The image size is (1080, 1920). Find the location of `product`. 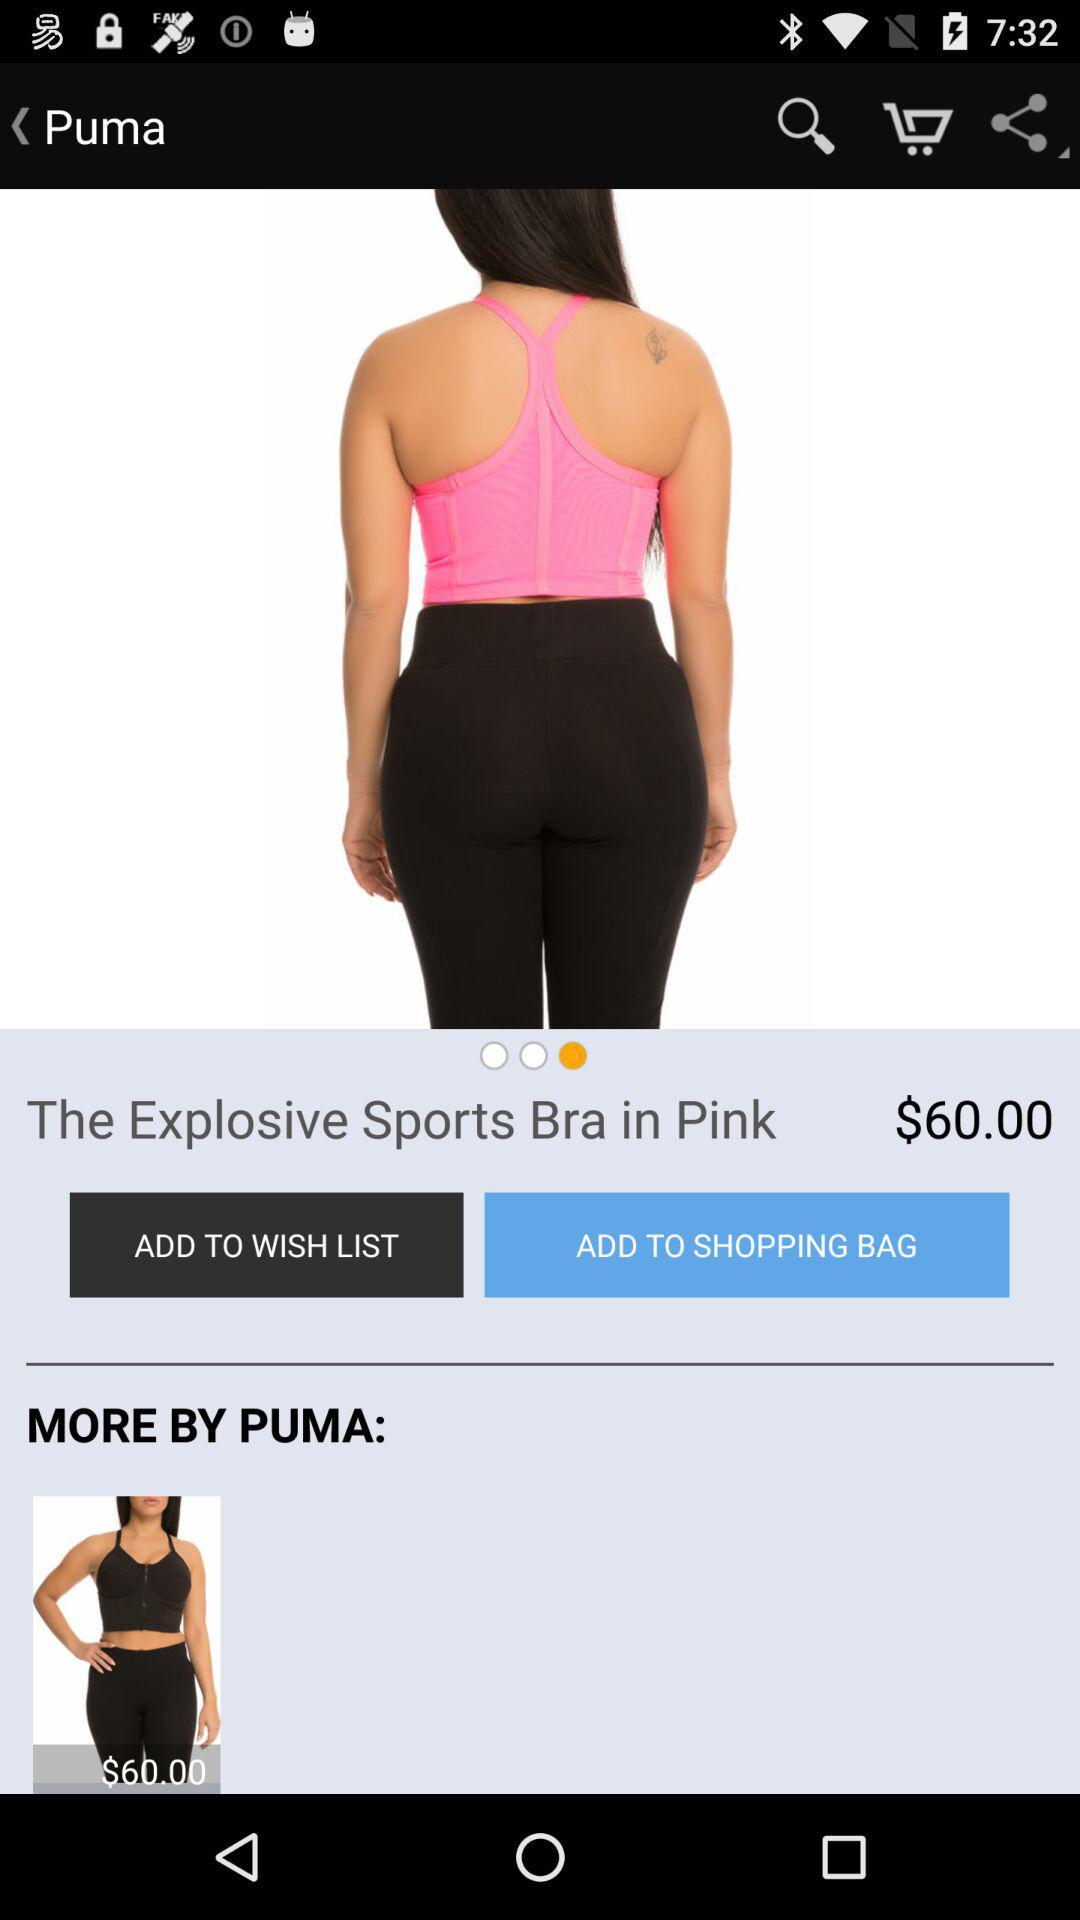

product is located at coordinates (126, 1637).